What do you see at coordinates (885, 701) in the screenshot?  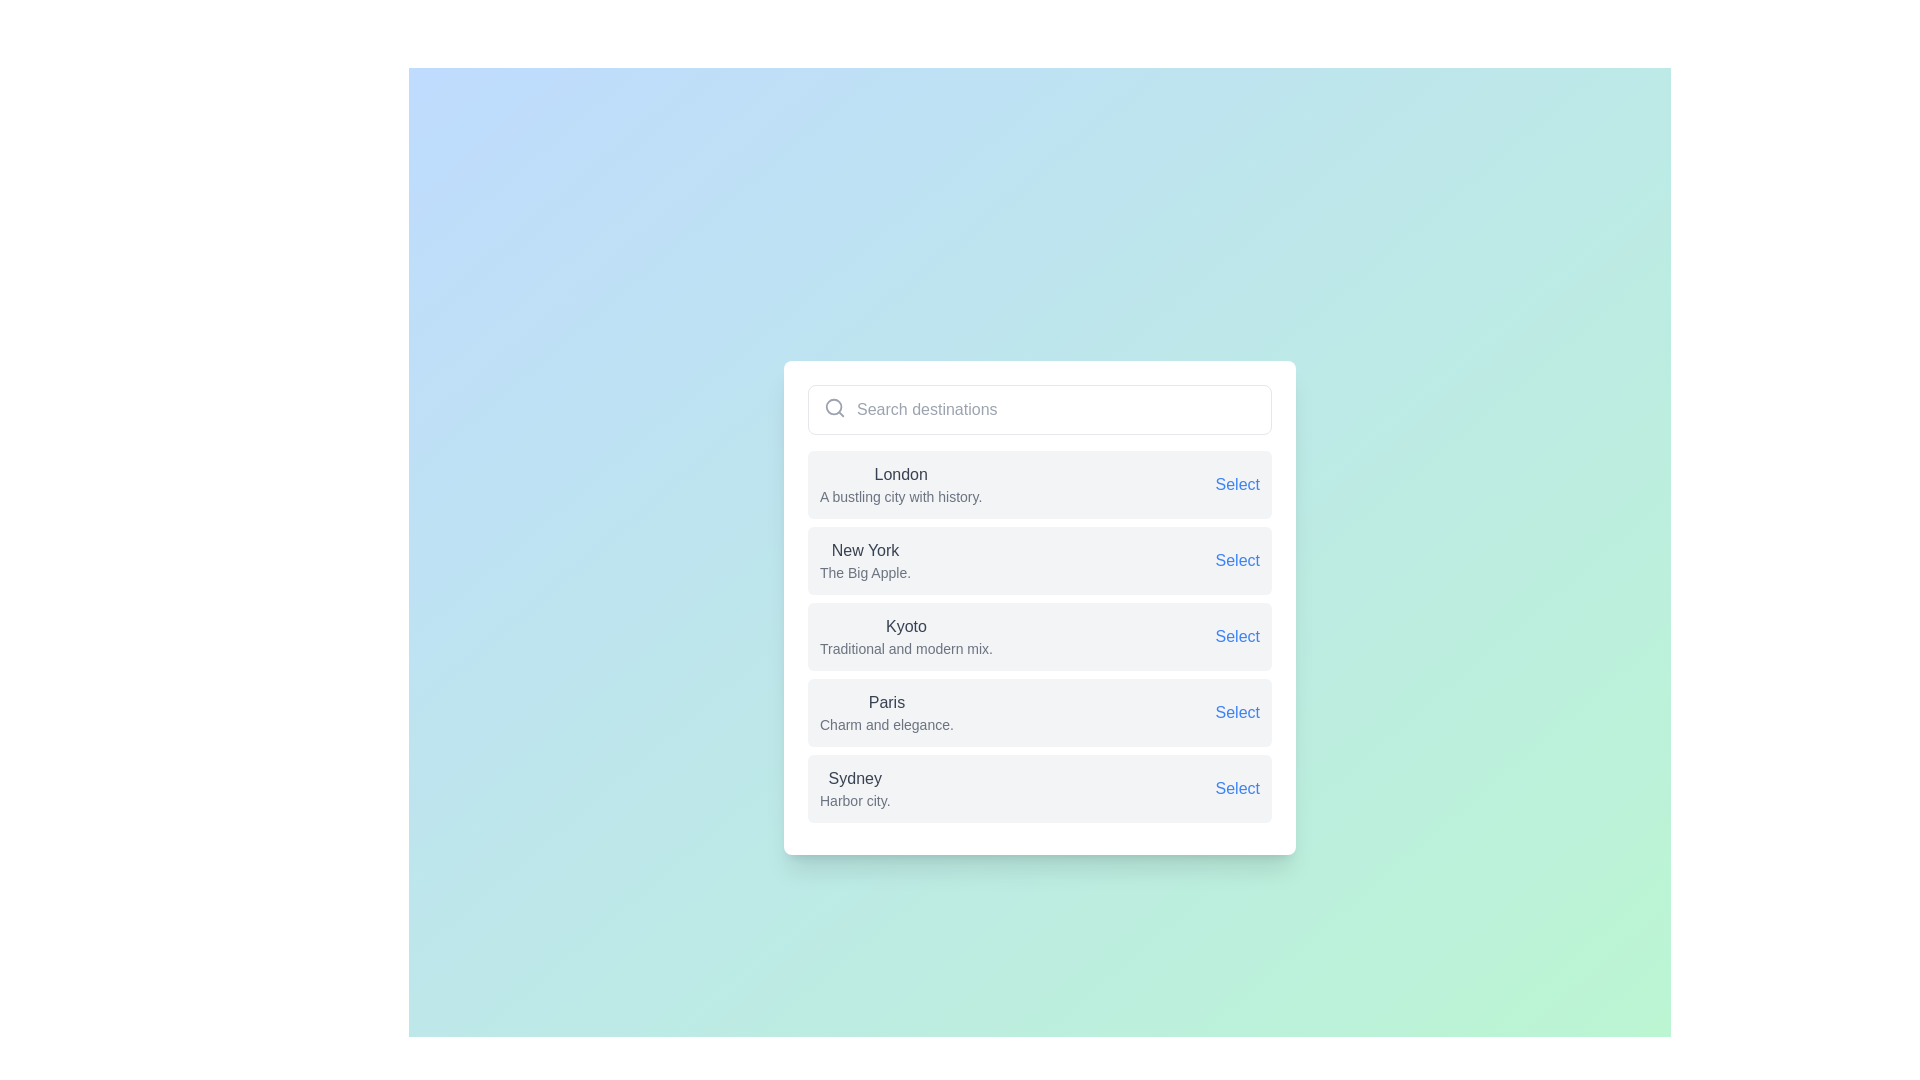 I see `the text label that serves as a title for the description of the city 'Paris', located in the fourth entry of a vertical list, above the text 'Charm and elegance.'` at bounding box center [885, 701].